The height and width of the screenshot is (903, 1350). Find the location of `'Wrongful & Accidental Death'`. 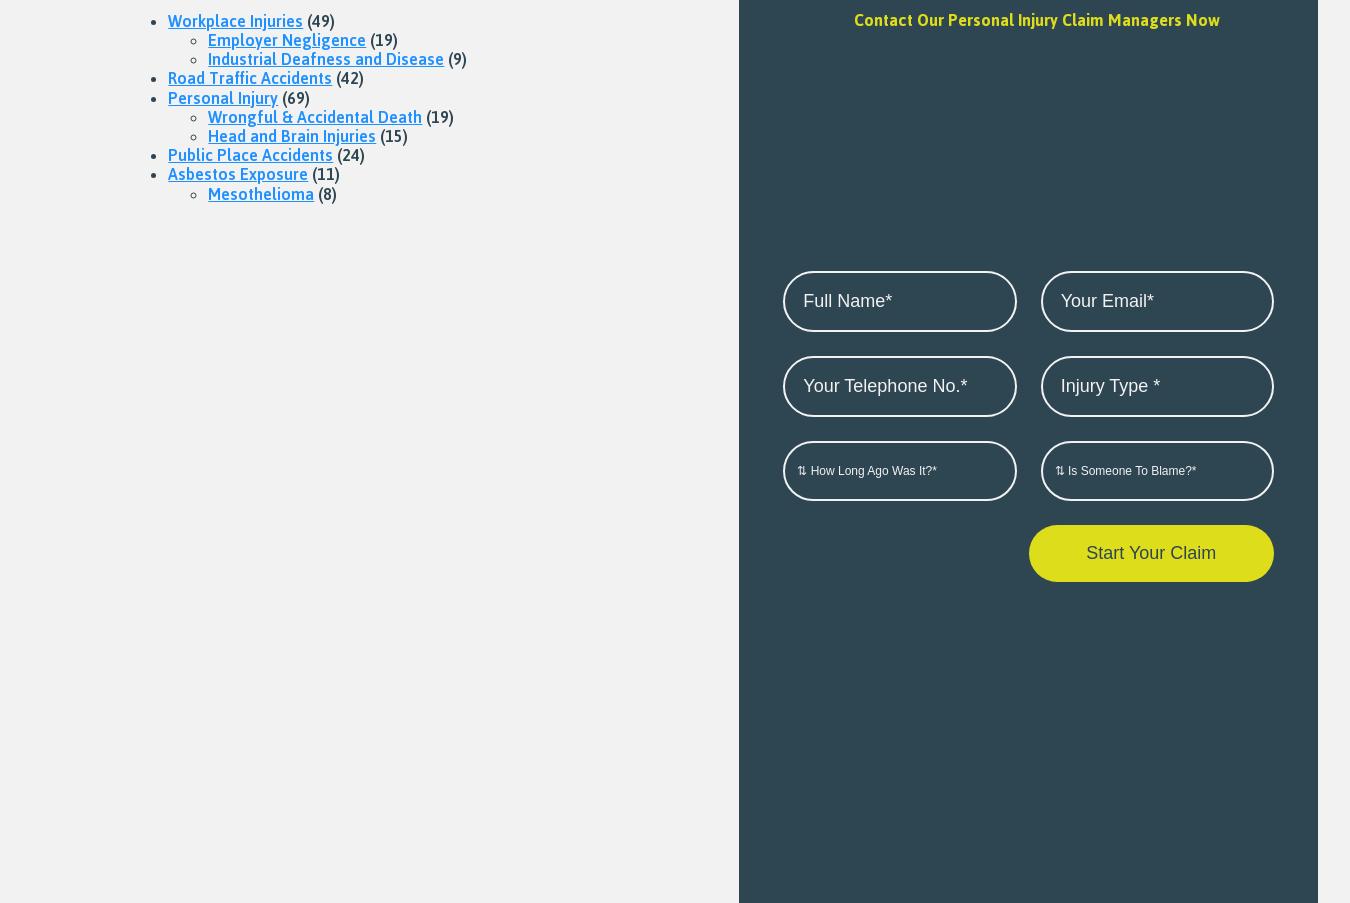

'Wrongful & Accidental Death' is located at coordinates (313, 116).